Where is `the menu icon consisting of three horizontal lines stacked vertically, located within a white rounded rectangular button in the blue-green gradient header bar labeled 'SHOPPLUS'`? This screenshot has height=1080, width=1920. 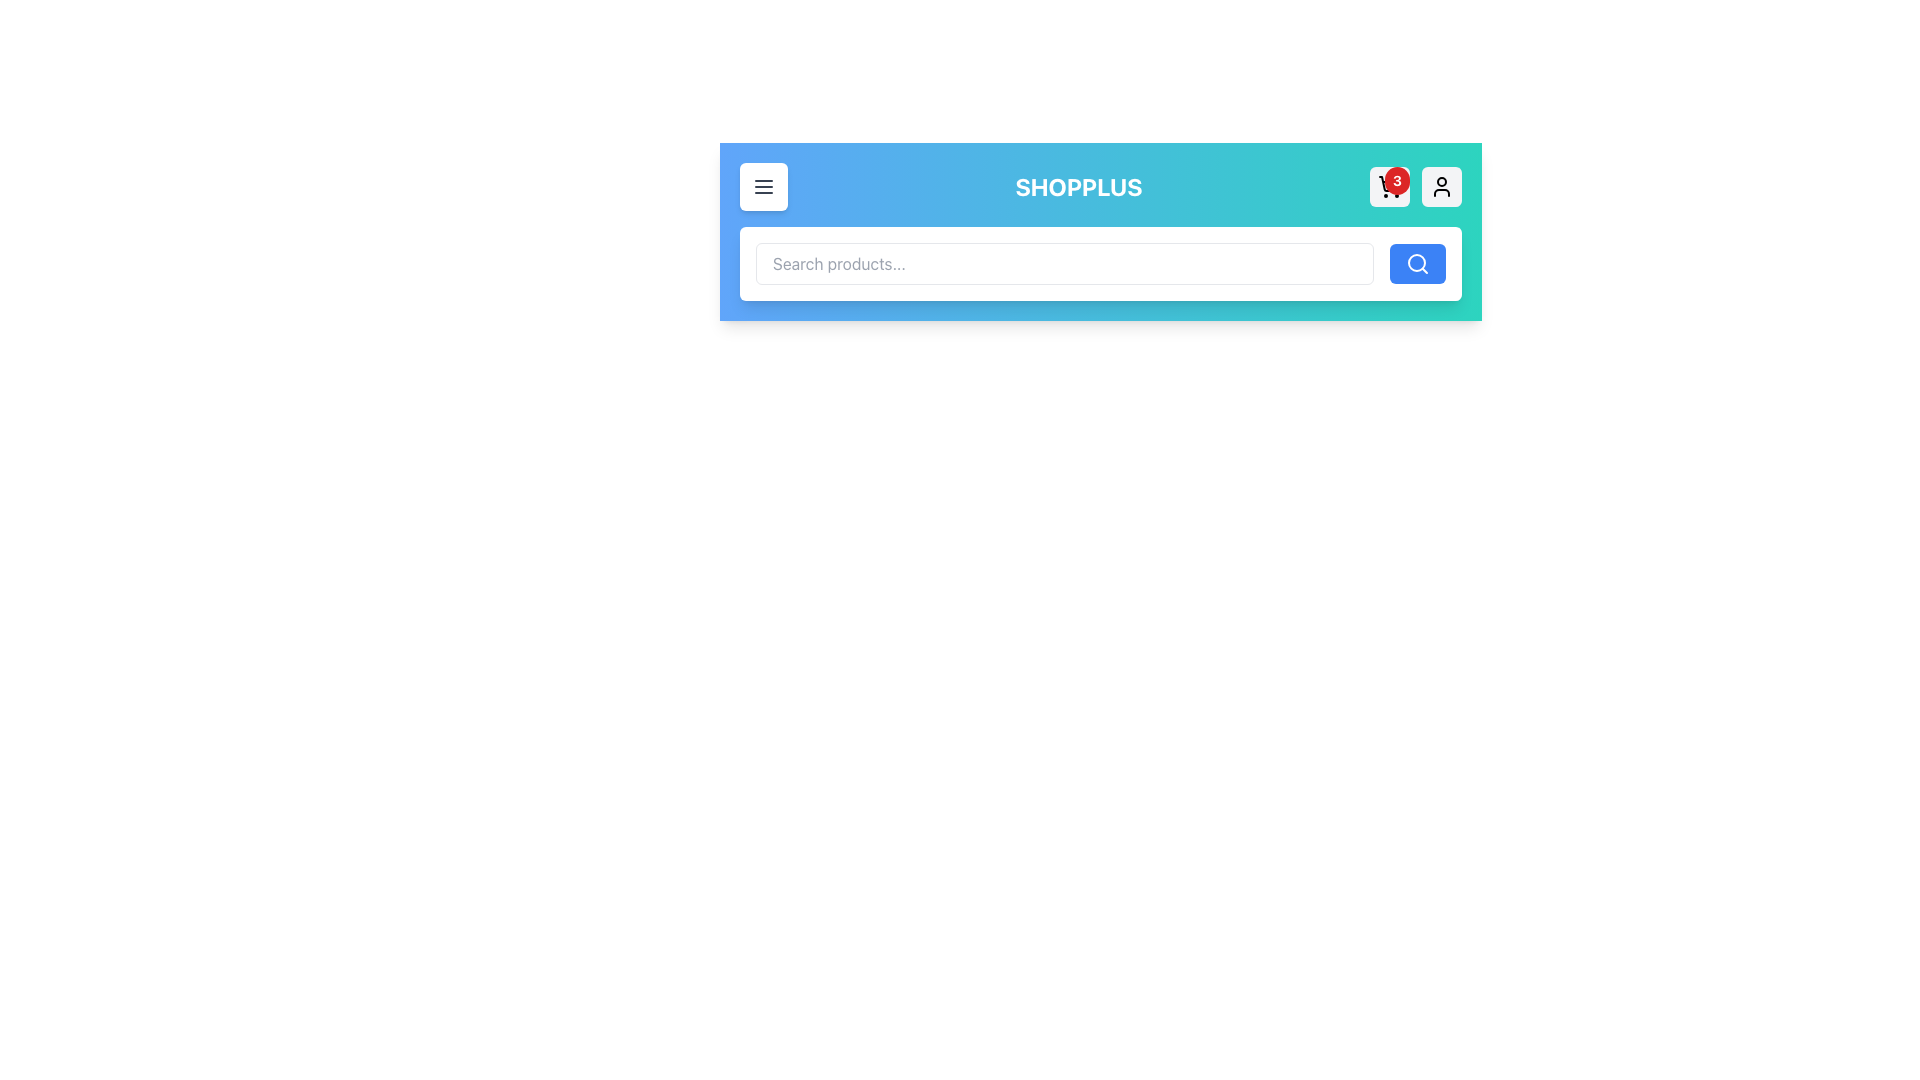 the menu icon consisting of three horizontal lines stacked vertically, located within a white rounded rectangular button in the blue-green gradient header bar labeled 'SHOPPLUS' is located at coordinates (762, 186).